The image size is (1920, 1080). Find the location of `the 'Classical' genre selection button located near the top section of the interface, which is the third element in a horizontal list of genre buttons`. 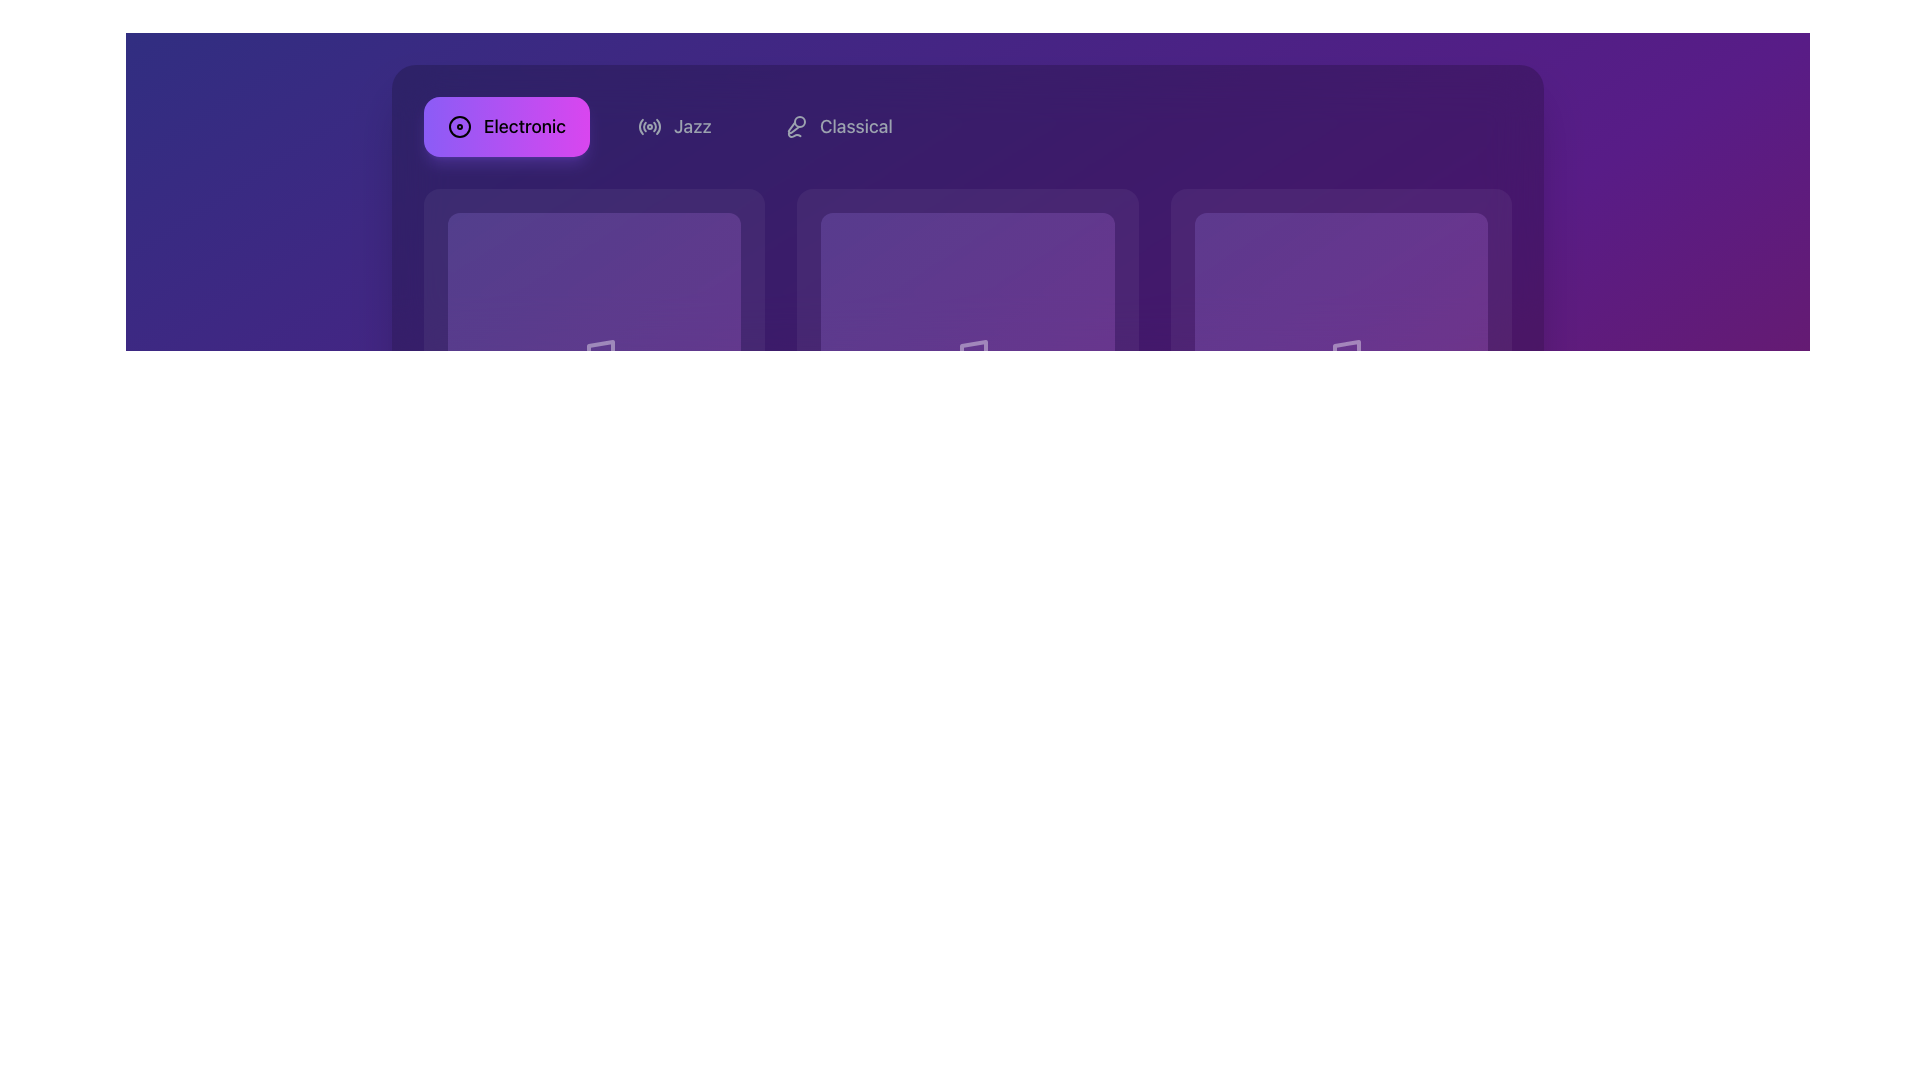

the 'Classical' genre selection button located near the top section of the interface, which is the third element in a horizontal list of genre buttons is located at coordinates (838, 127).